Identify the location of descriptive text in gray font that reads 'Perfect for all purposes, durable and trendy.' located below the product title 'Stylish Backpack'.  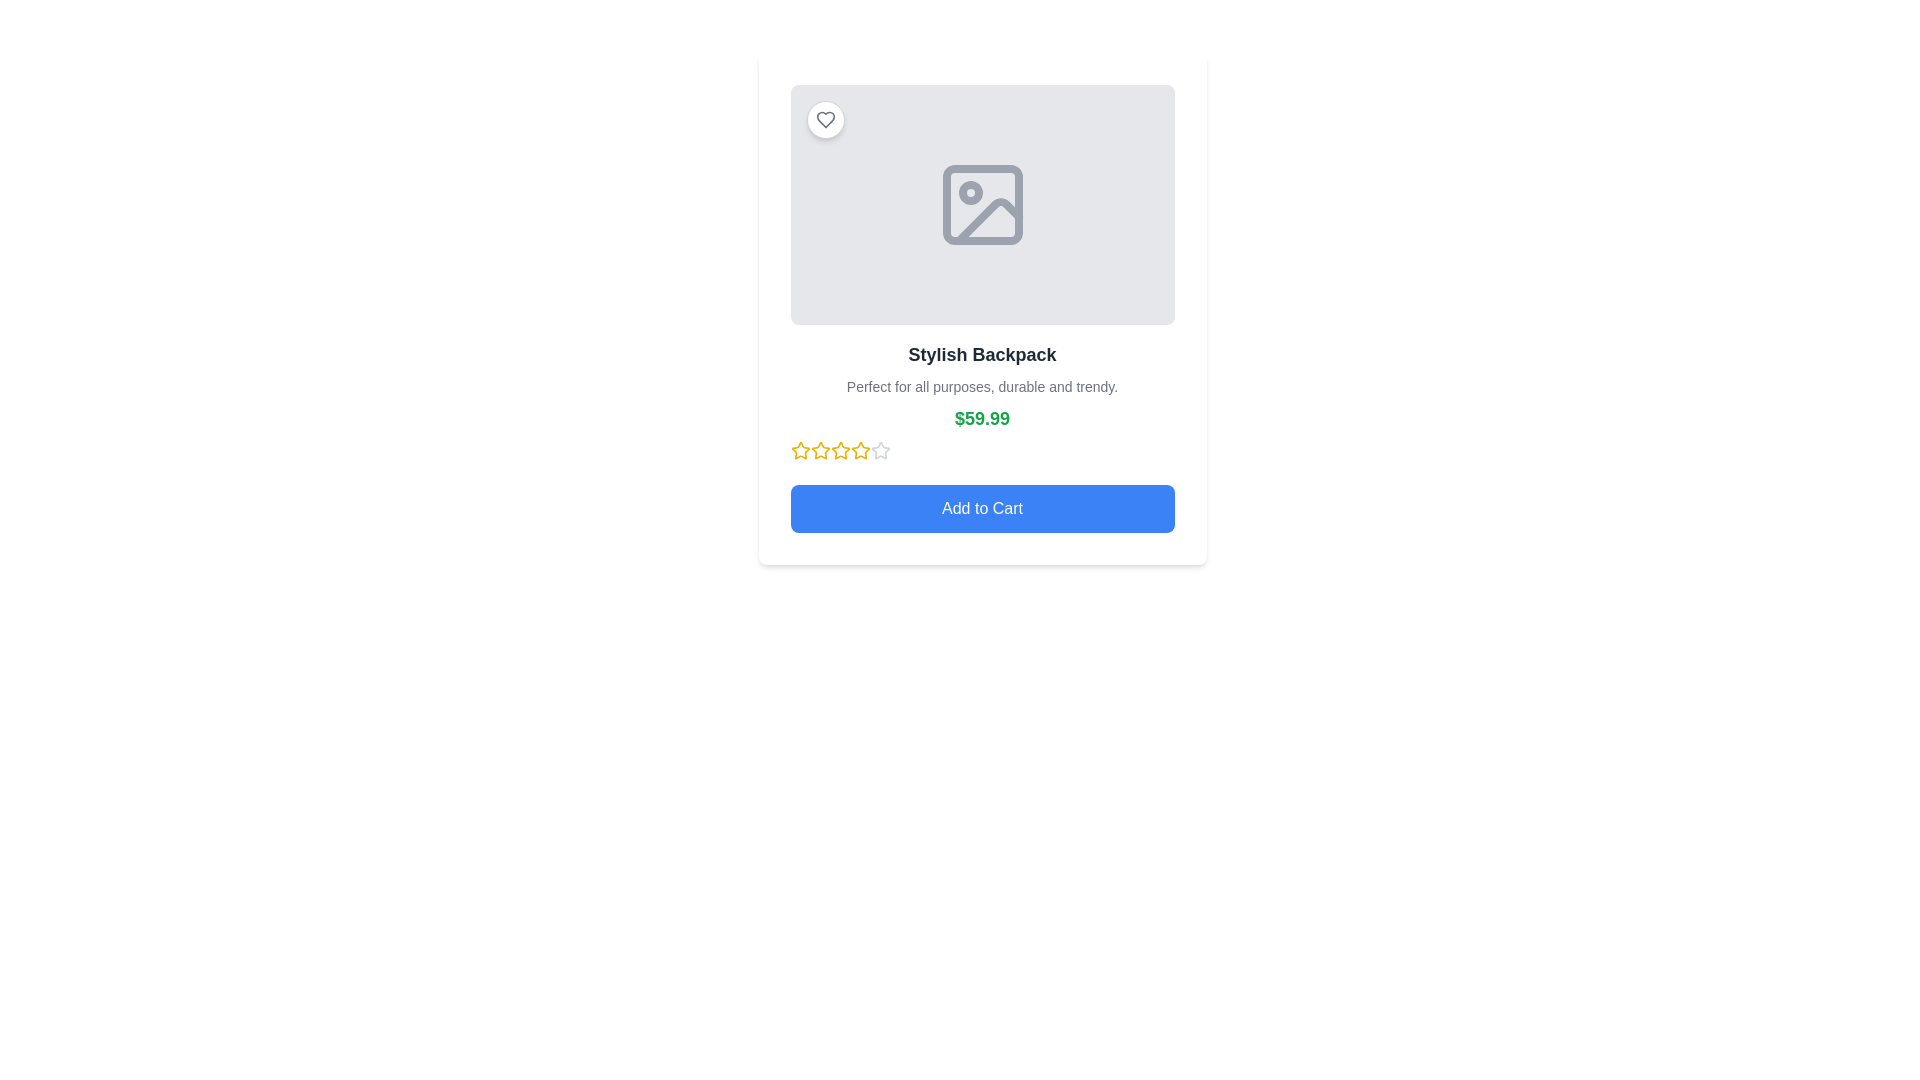
(982, 386).